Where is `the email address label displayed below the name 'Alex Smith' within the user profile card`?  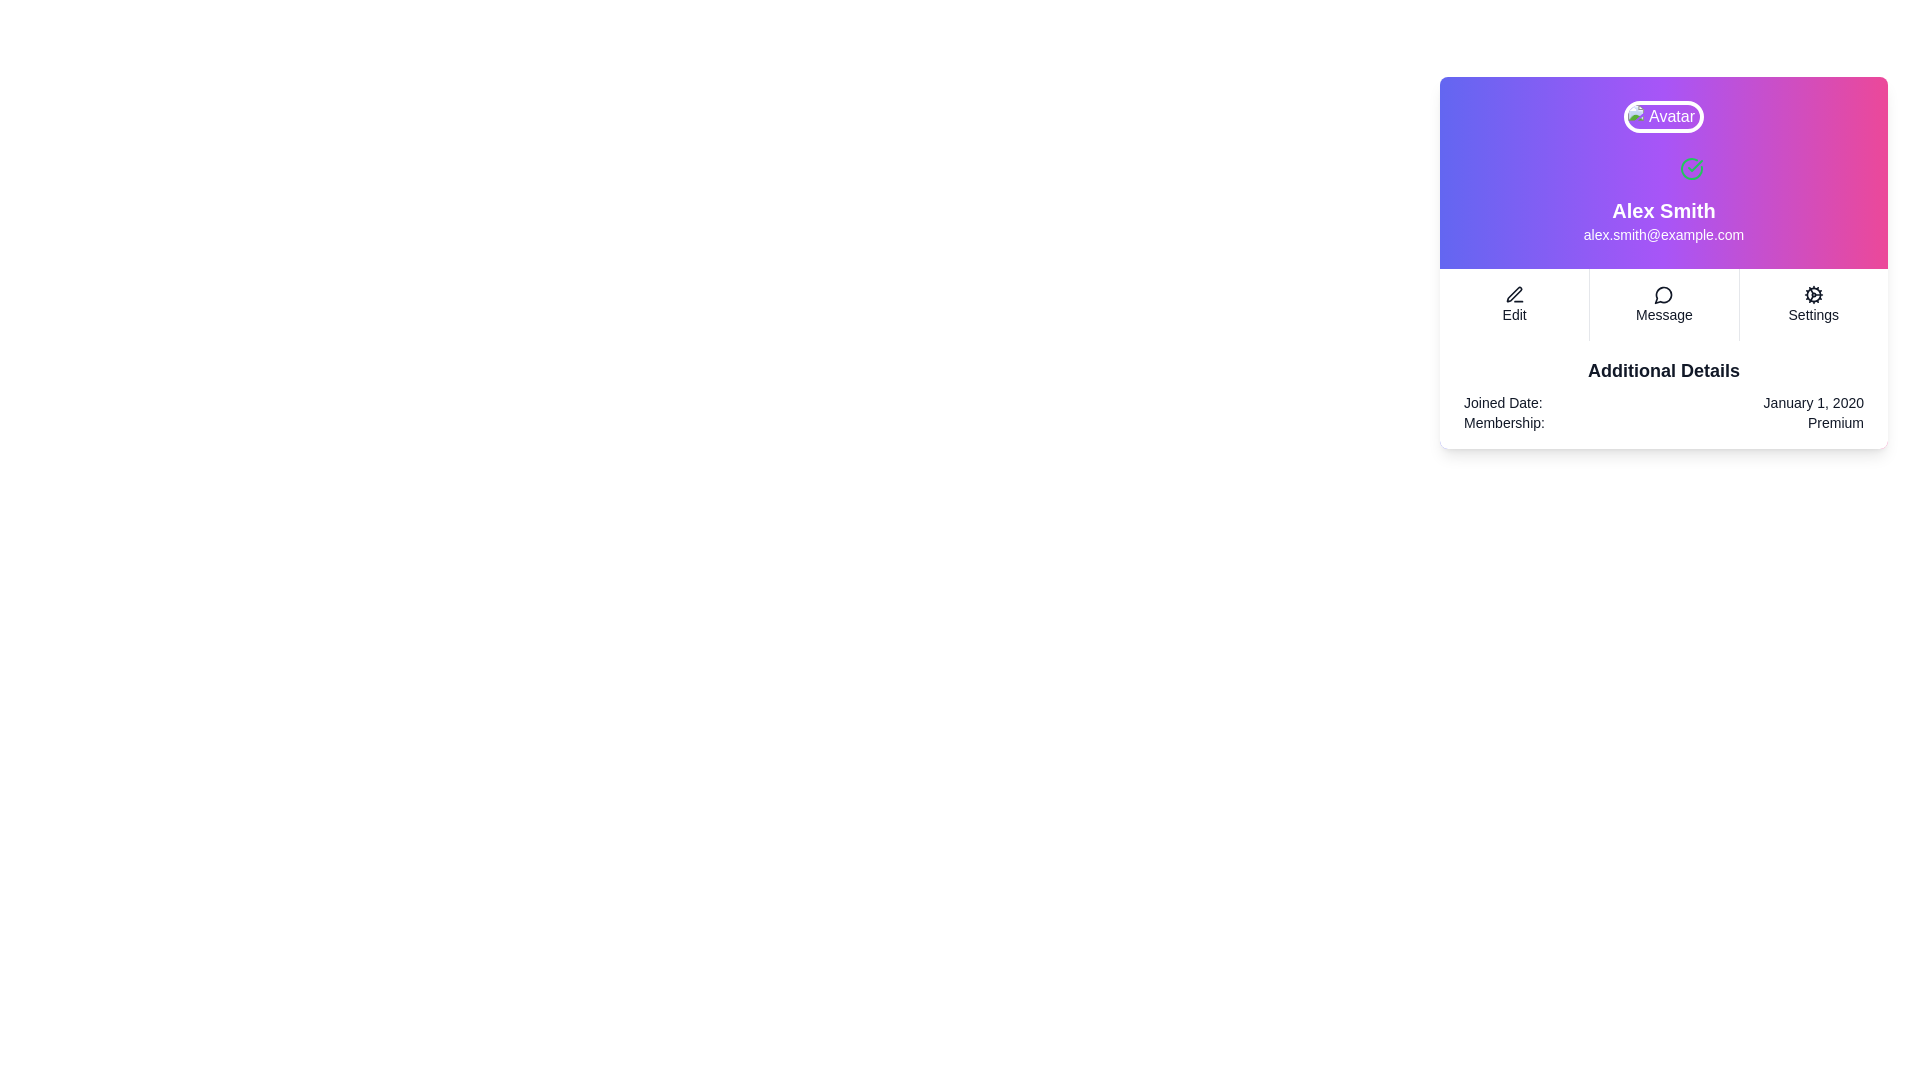
the email address label displayed below the name 'Alex Smith' within the user profile card is located at coordinates (1664, 234).